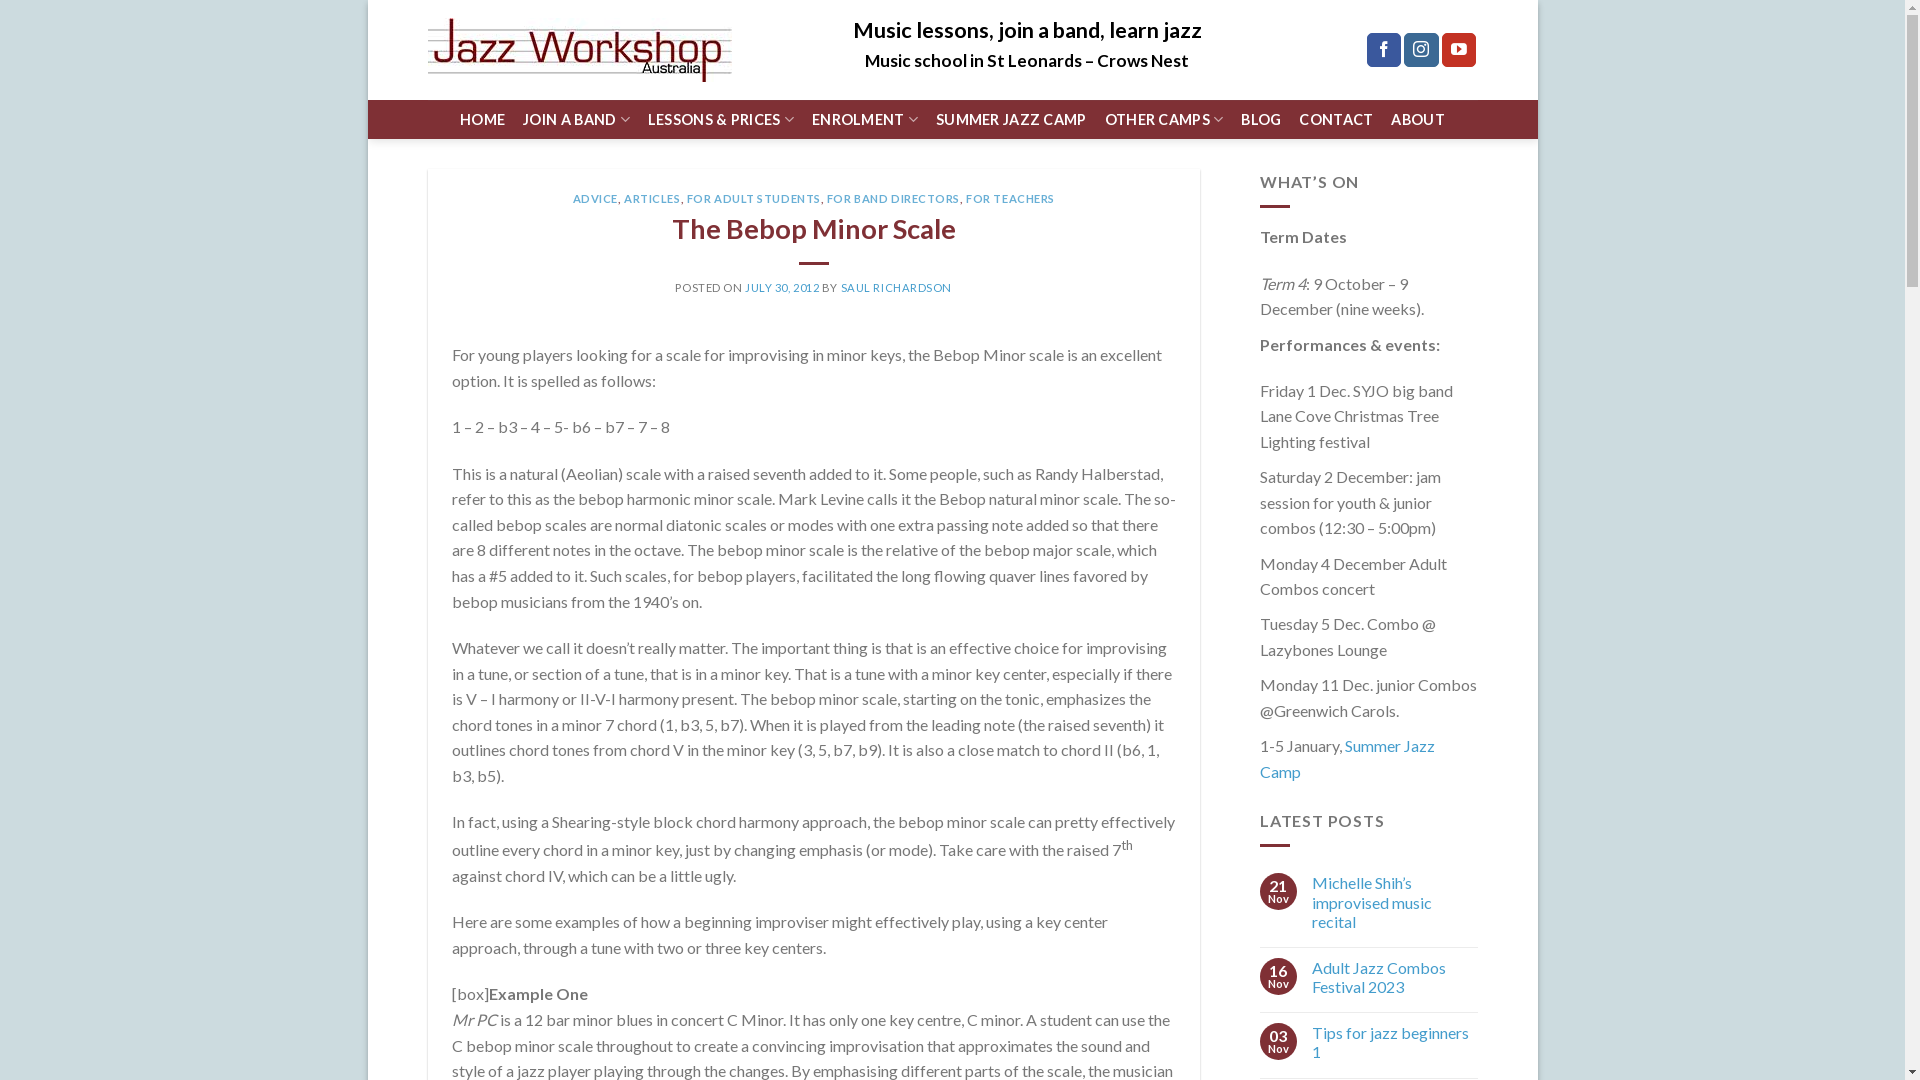 The height and width of the screenshot is (1080, 1920). Describe the element at coordinates (1394, 975) in the screenshot. I see `'Adult Jazz Combos Festival 2023'` at that location.